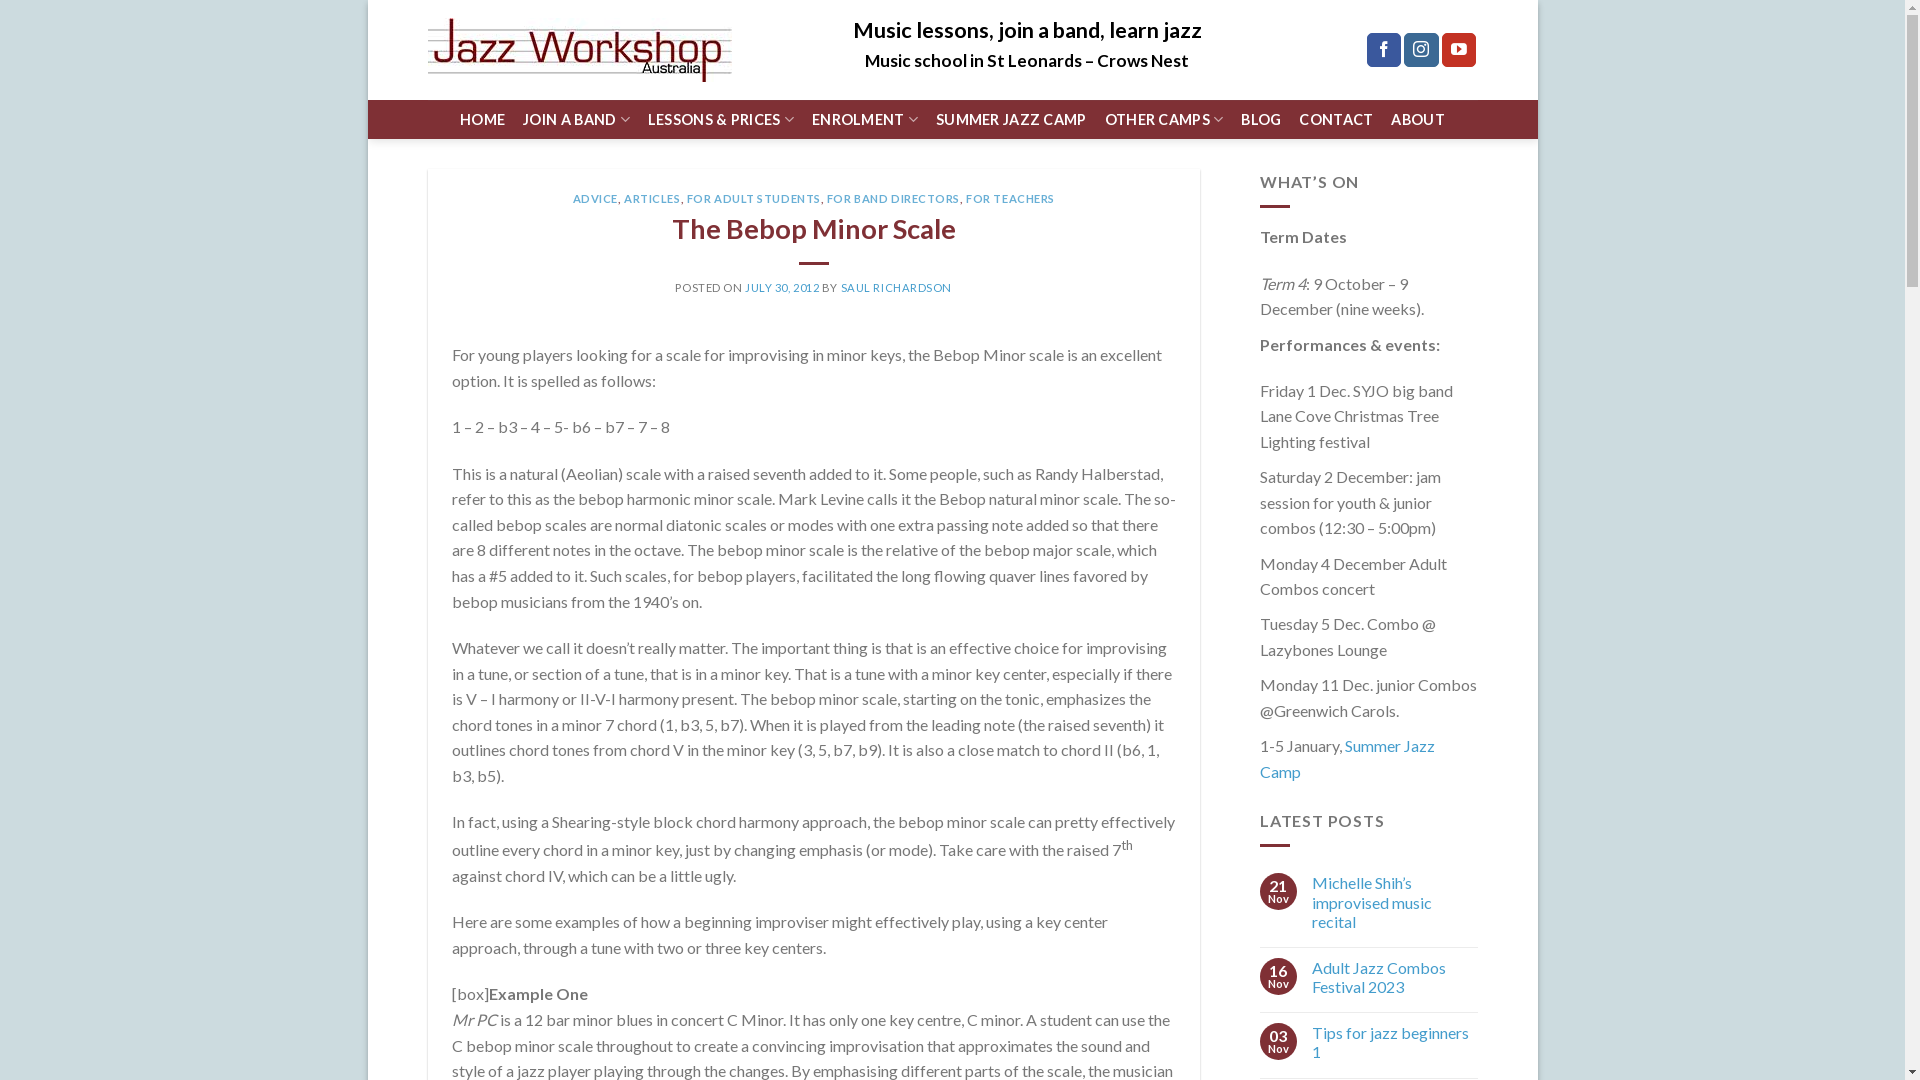 The height and width of the screenshot is (1080, 1920). Describe the element at coordinates (1394, 975) in the screenshot. I see `'Adult Jazz Combos Festival 2023'` at that location.